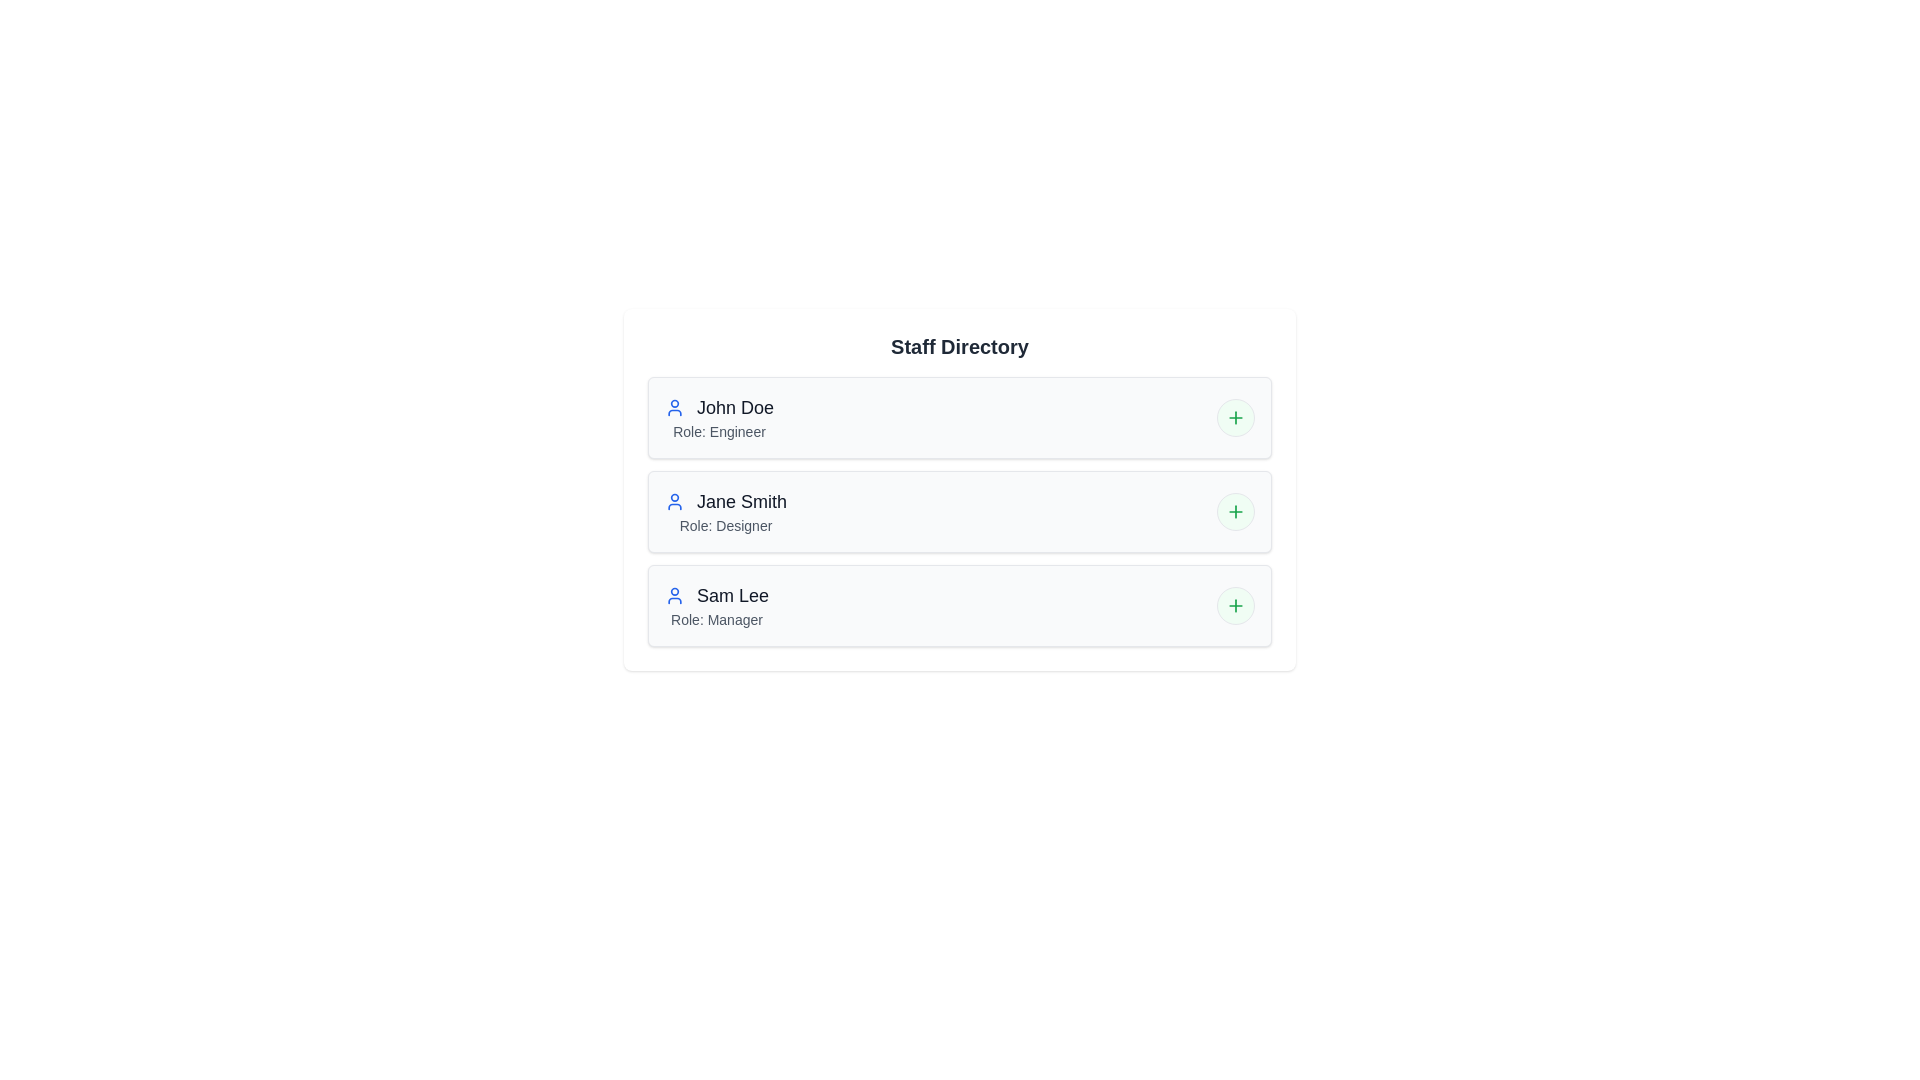  Describe the element at coordinates (1235, 604) in the screenshot. I see `the expand/collapse button for Sam Lee` at that location.